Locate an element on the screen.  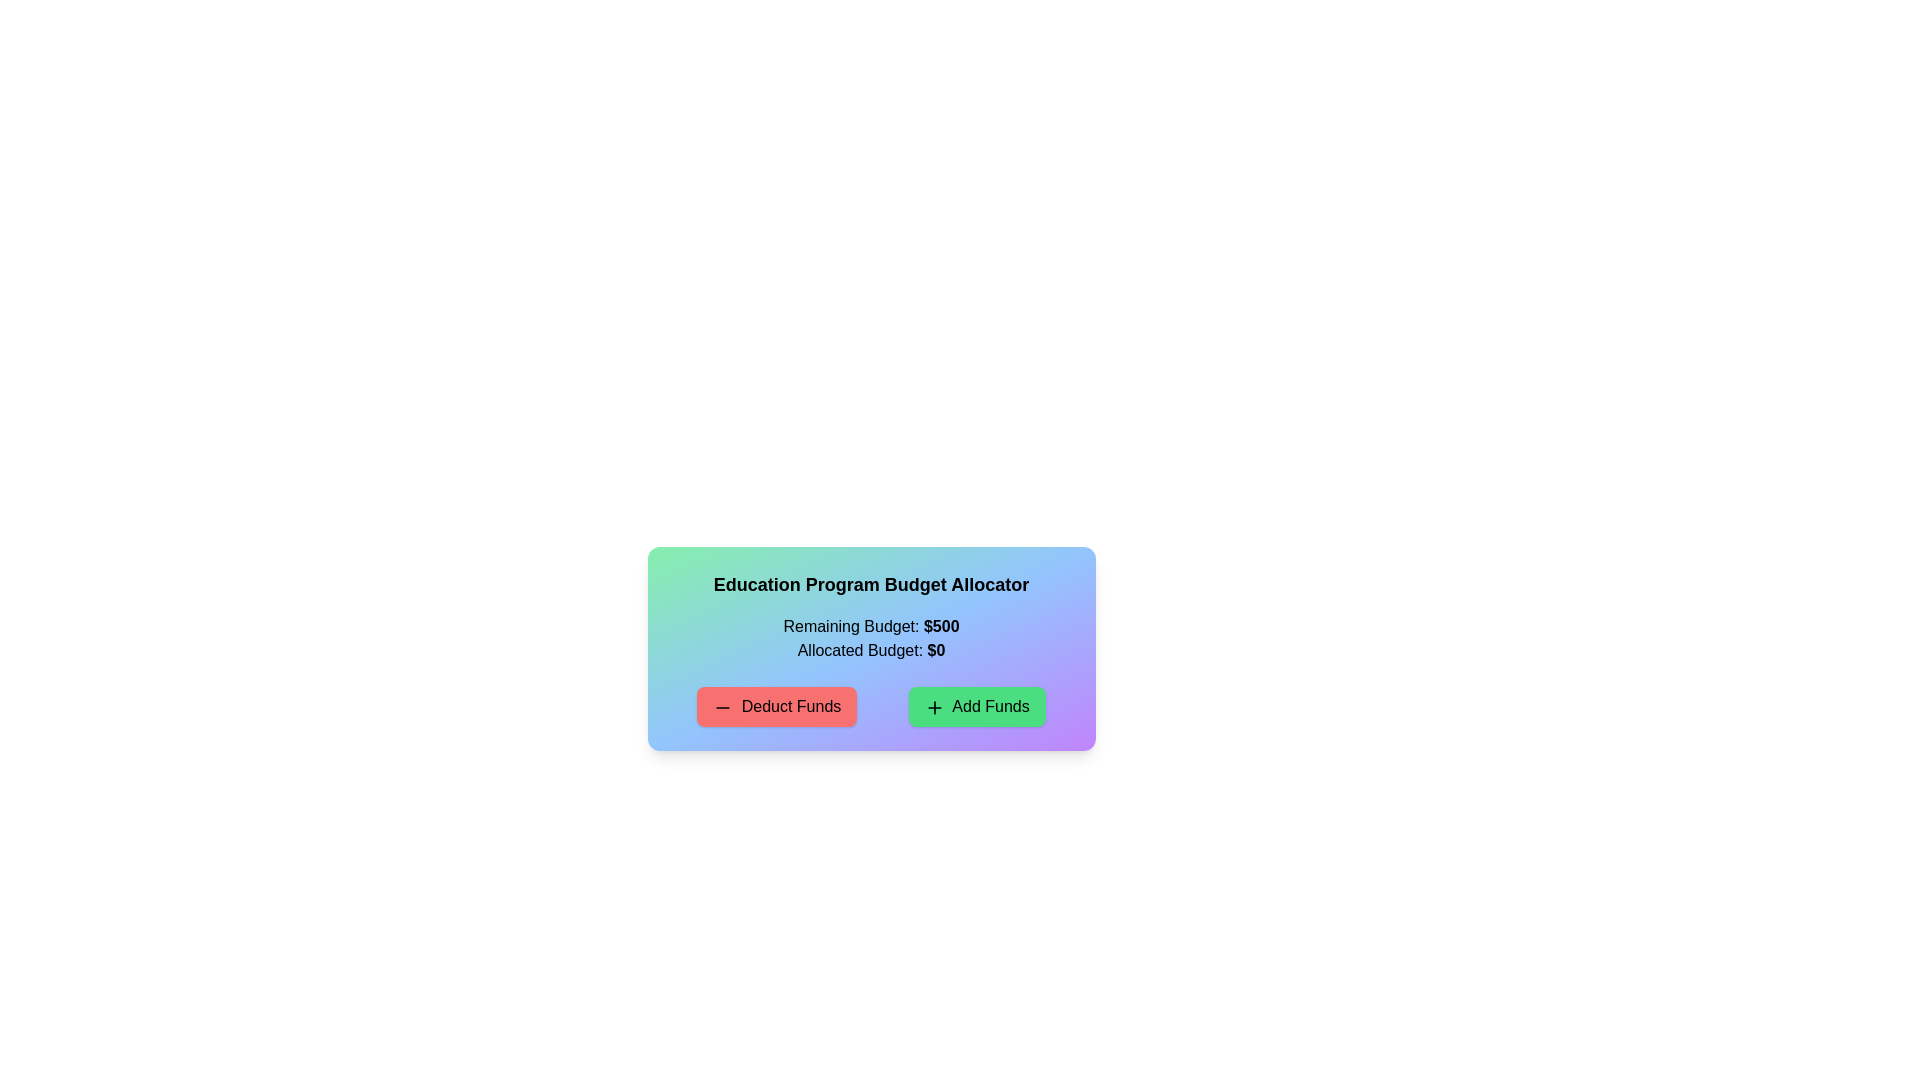
the small red minus icon located to the left of the 'Deduct Funds' text on the red button is located at coordinates (722, 706).